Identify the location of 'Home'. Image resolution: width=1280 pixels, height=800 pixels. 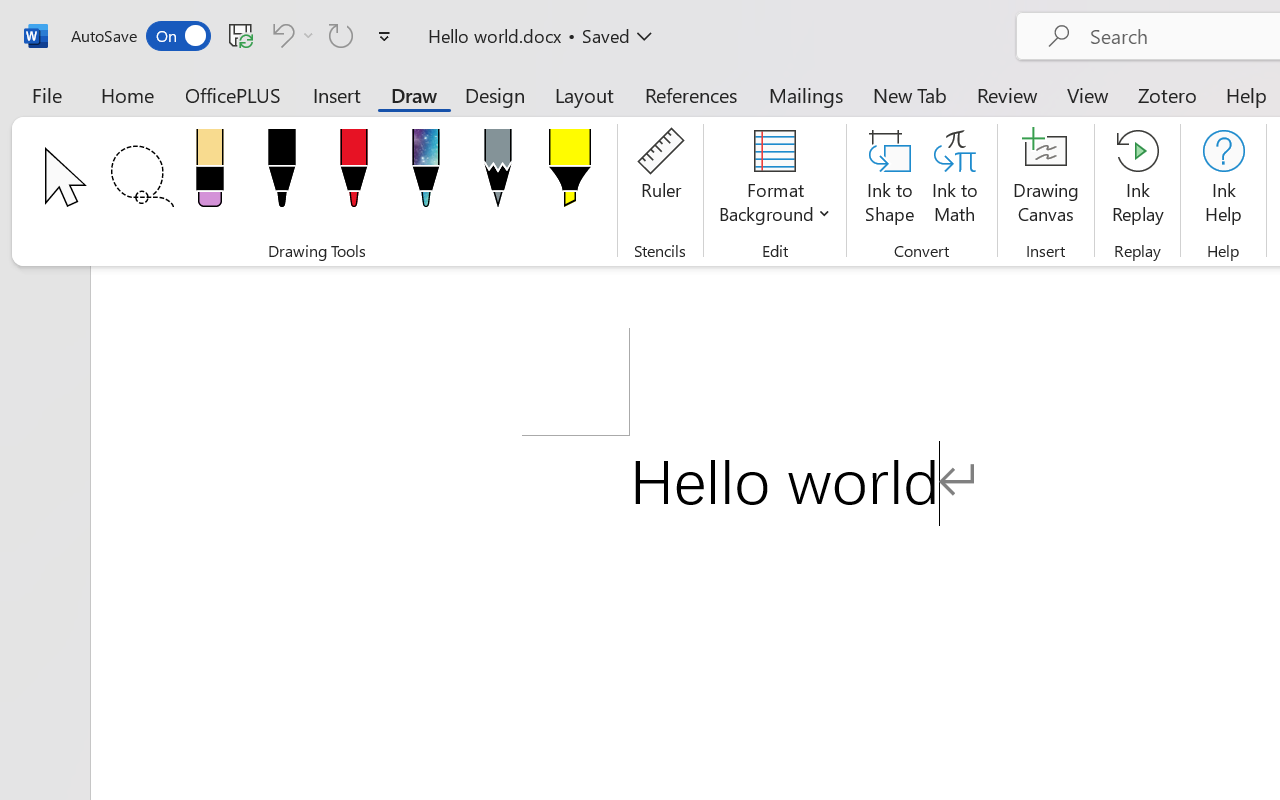
(127, 94).